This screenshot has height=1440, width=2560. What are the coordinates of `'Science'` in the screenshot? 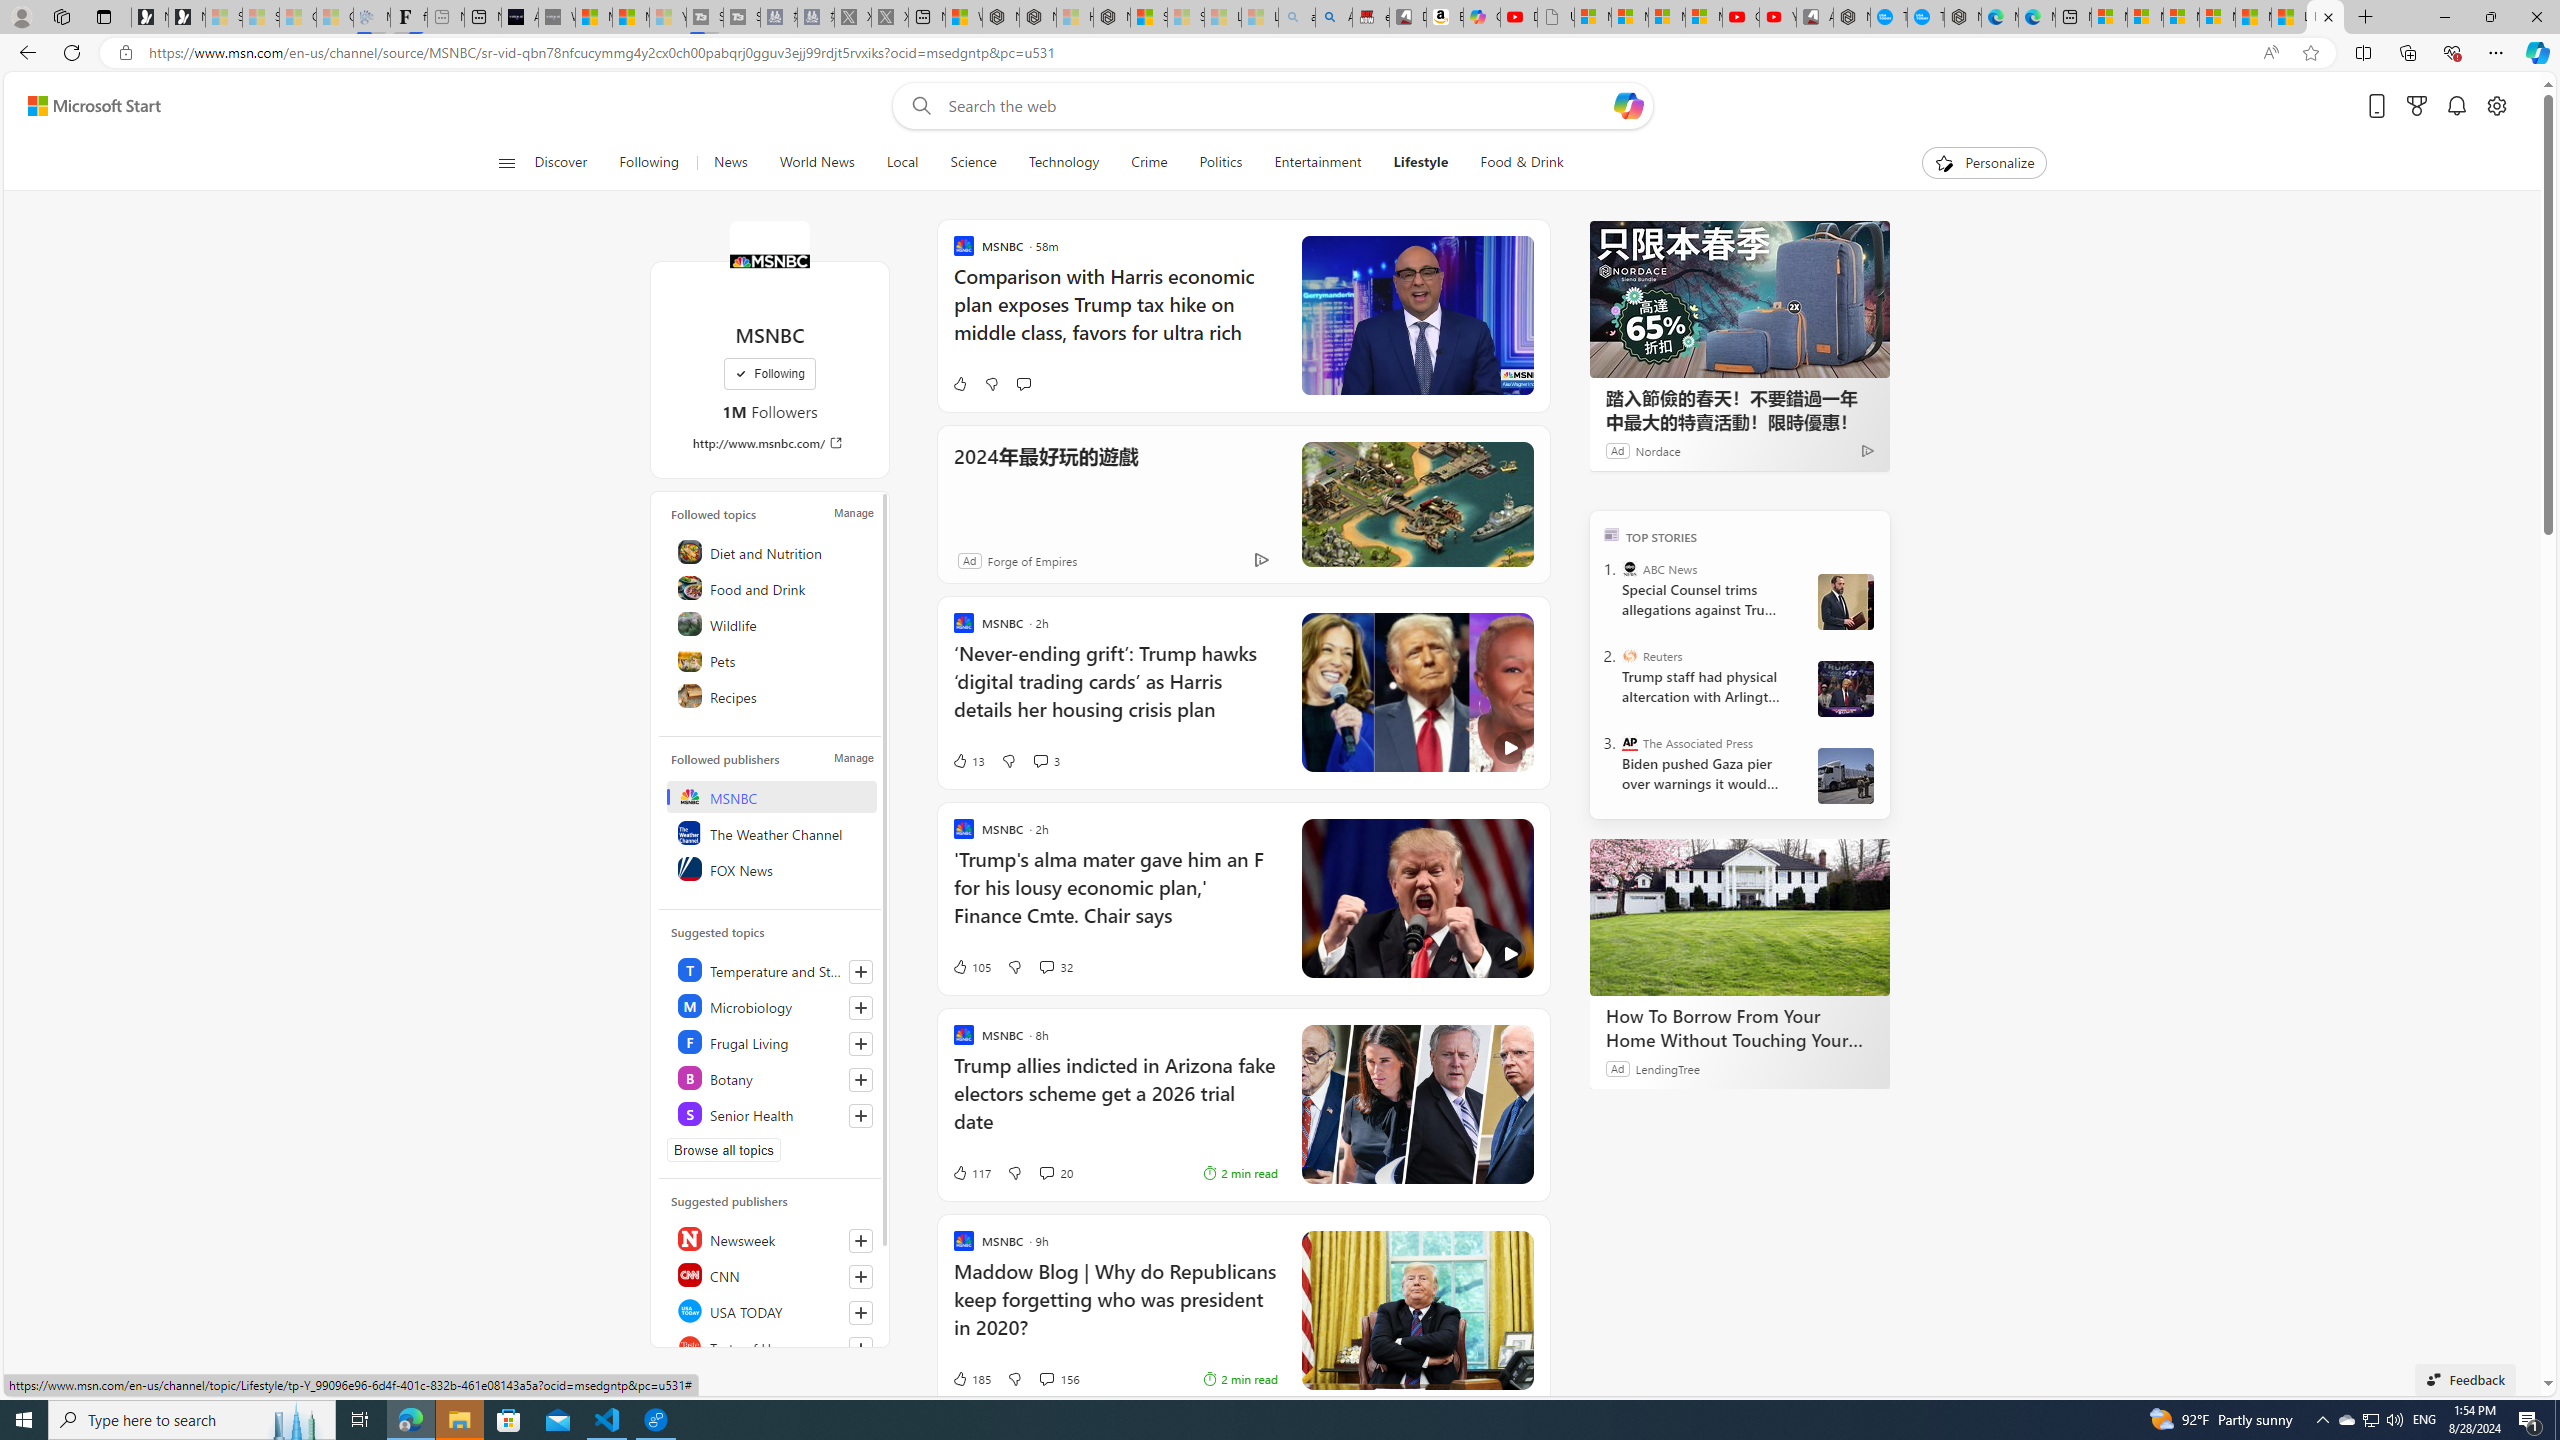 It's located at (971, 162).